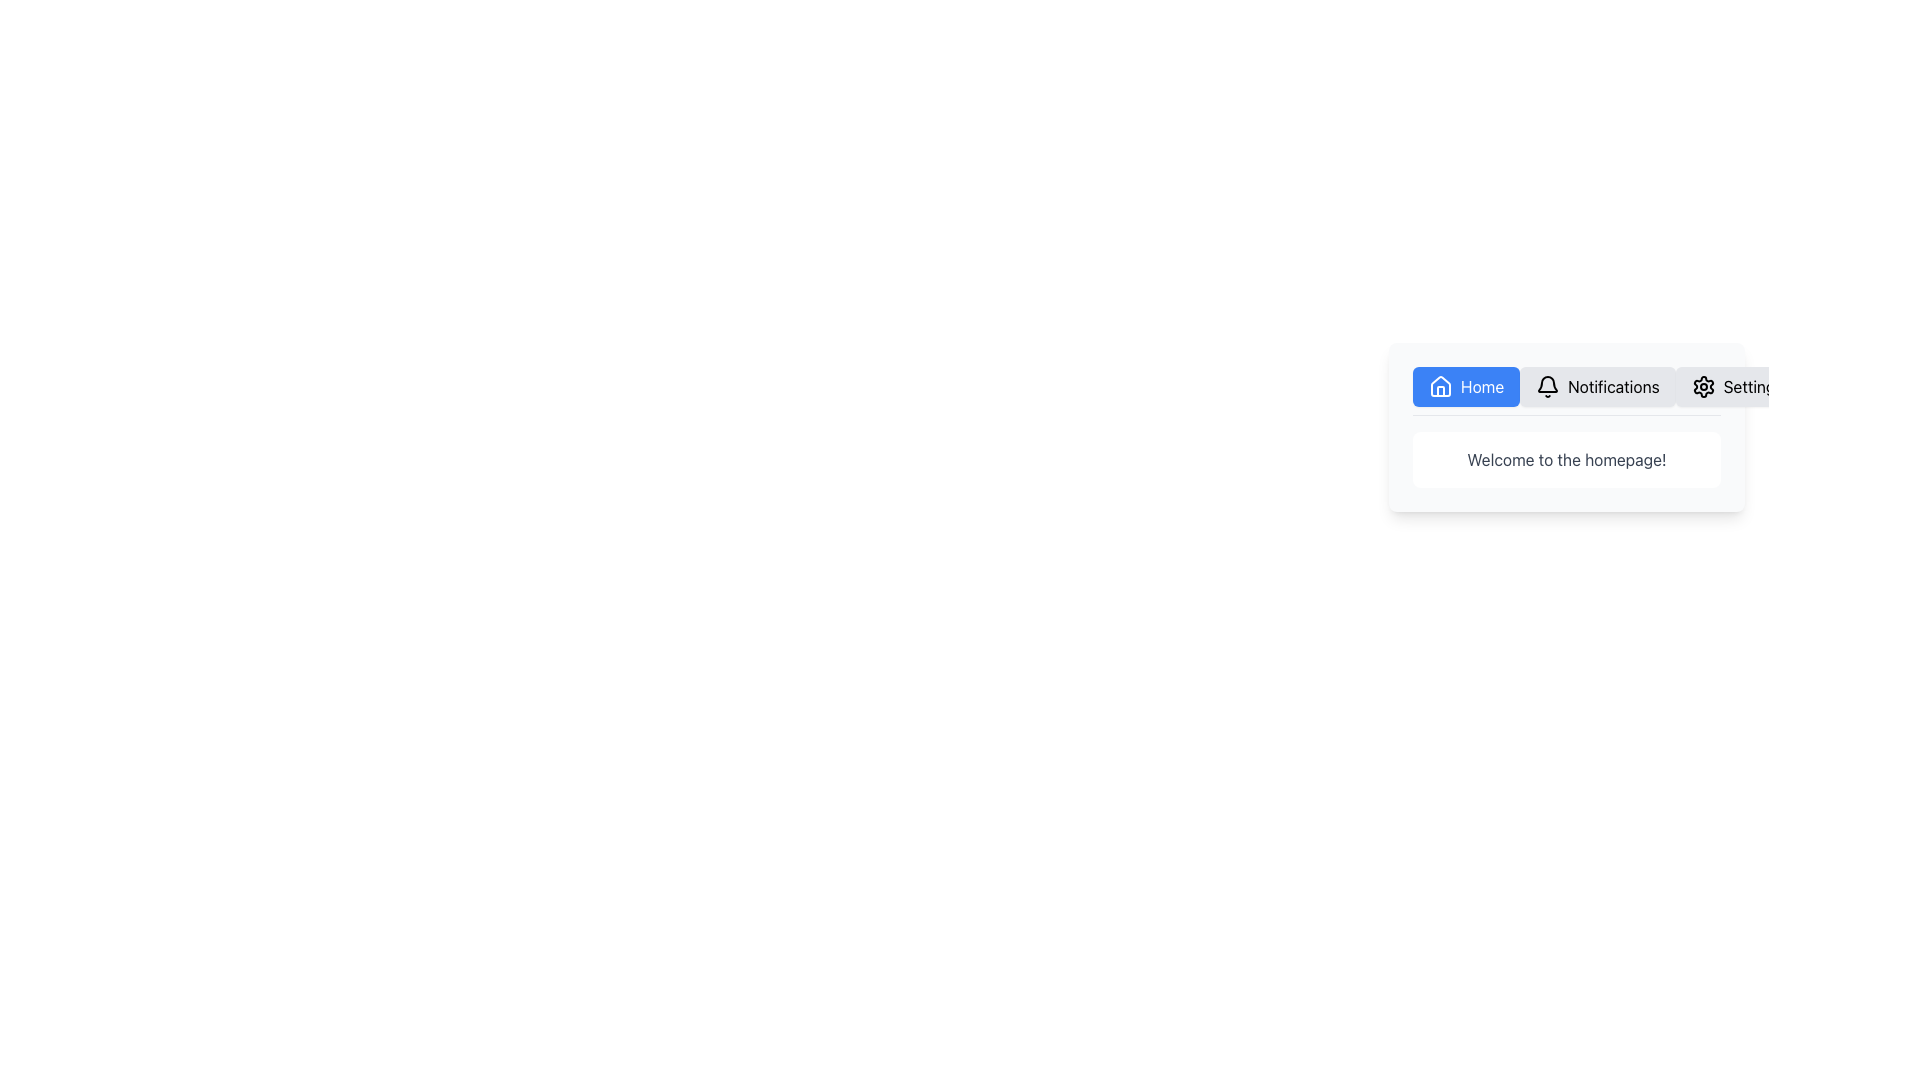 Image resolution: width=1920 pixels, height=1080 pixels. Describe the element at coordinates (1440, 386) in the screenshot. I see `the house outline icon button on the left side of the element group` at that location.